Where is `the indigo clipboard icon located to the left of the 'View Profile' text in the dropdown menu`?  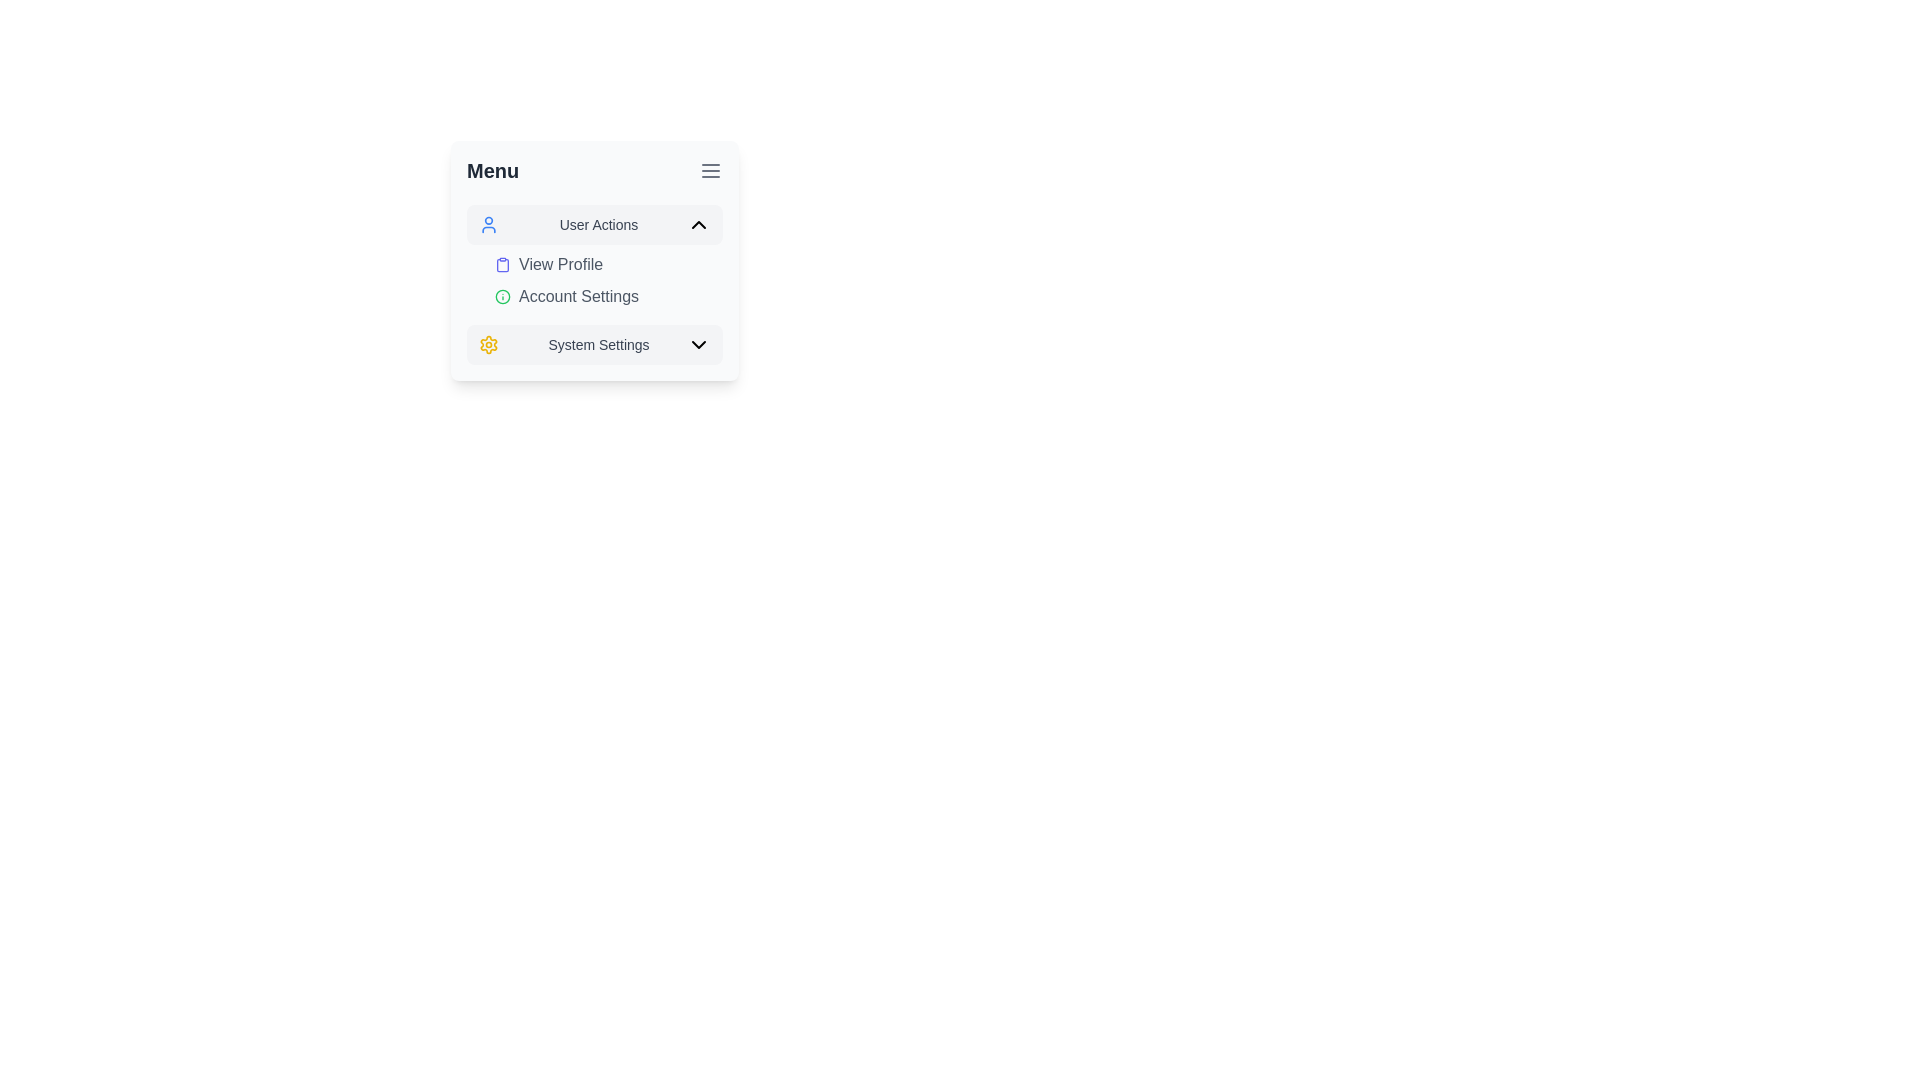
the indigo clipboard icon located to the left of the 'View Profile' text in the dropdown menu is located at coordinates (503, 264).